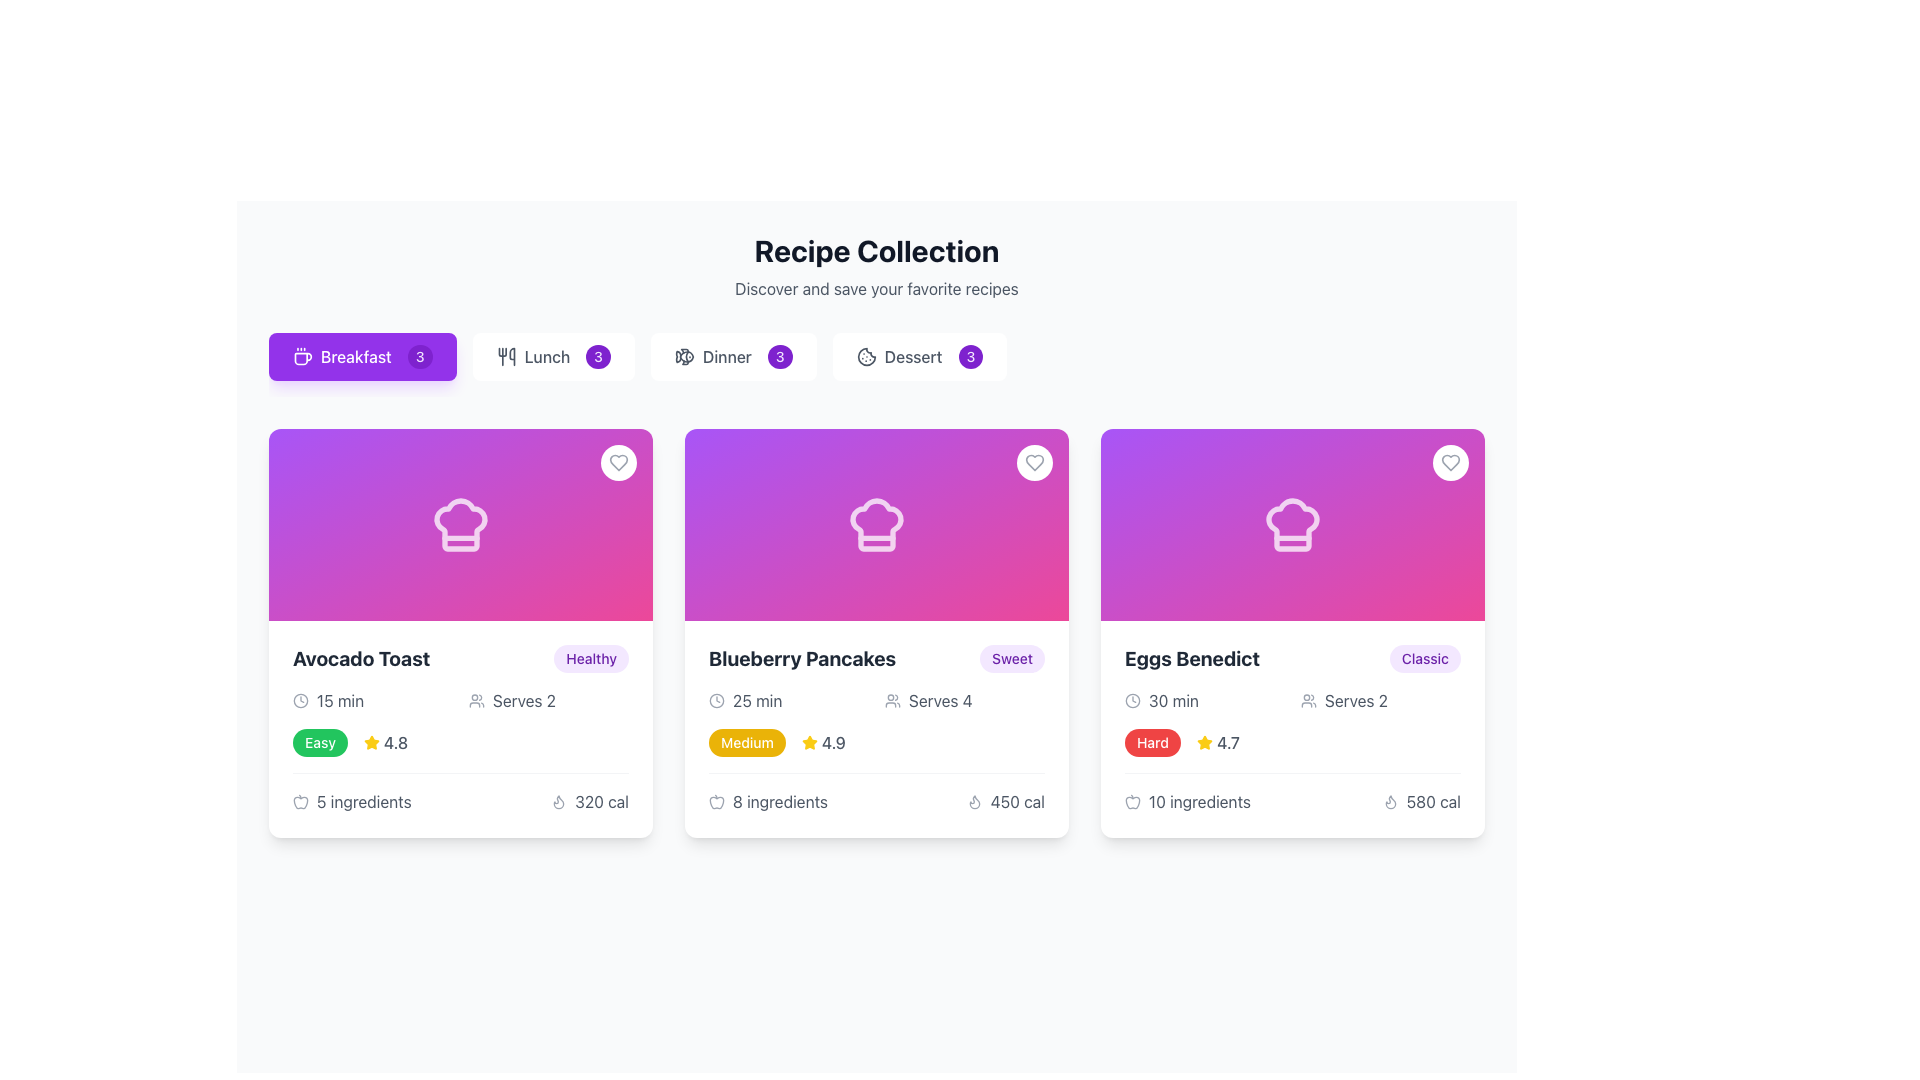 The image size is (1920, 1080). What do you see at coordinates (1292, 700) in the screenshot?
I see `the informational UI component icons for '30 min' and 'Serves 2' in the 'Eggs Benedict' card` at bounding box center [1292, 700].